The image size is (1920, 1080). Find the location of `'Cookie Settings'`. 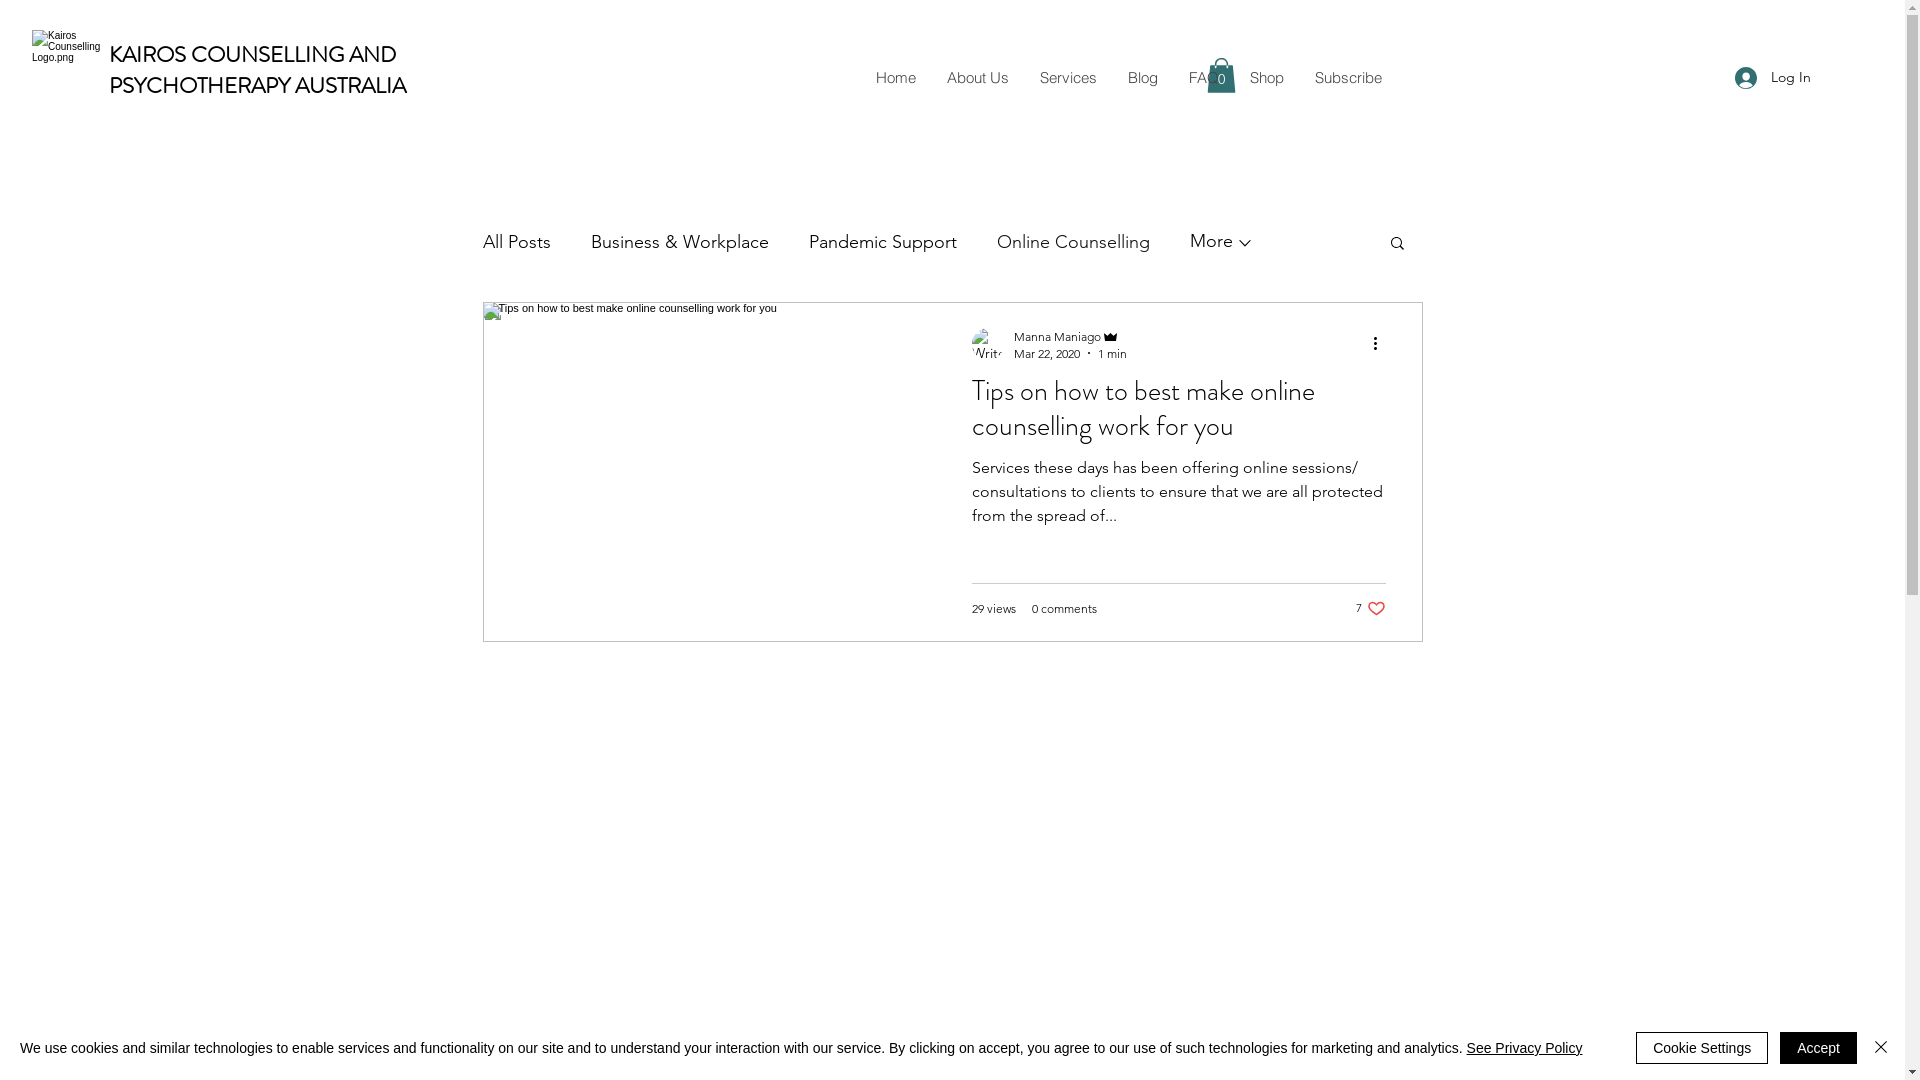

'Cookie Settings' is located at coordinates (1636, 1047).